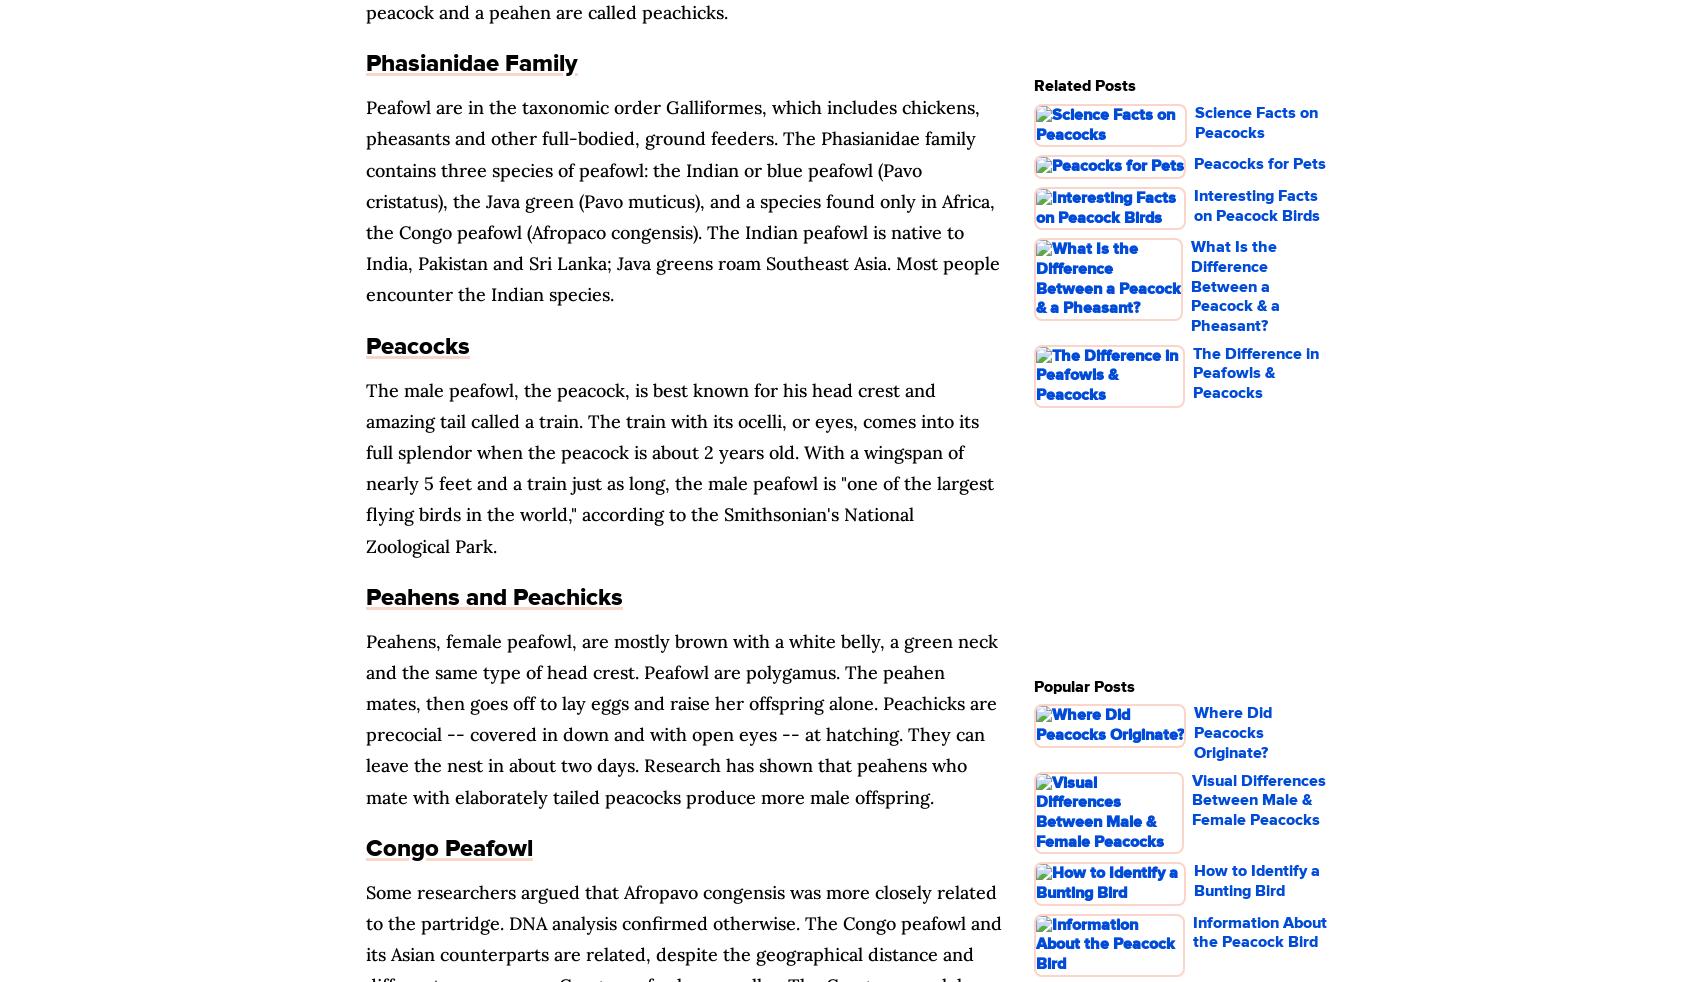  What do you see at coordinates (1253, 372) in the screenshot?
I see `'The Difference in Peafowls & Peacocks'` at bounding box center [1253, 372].